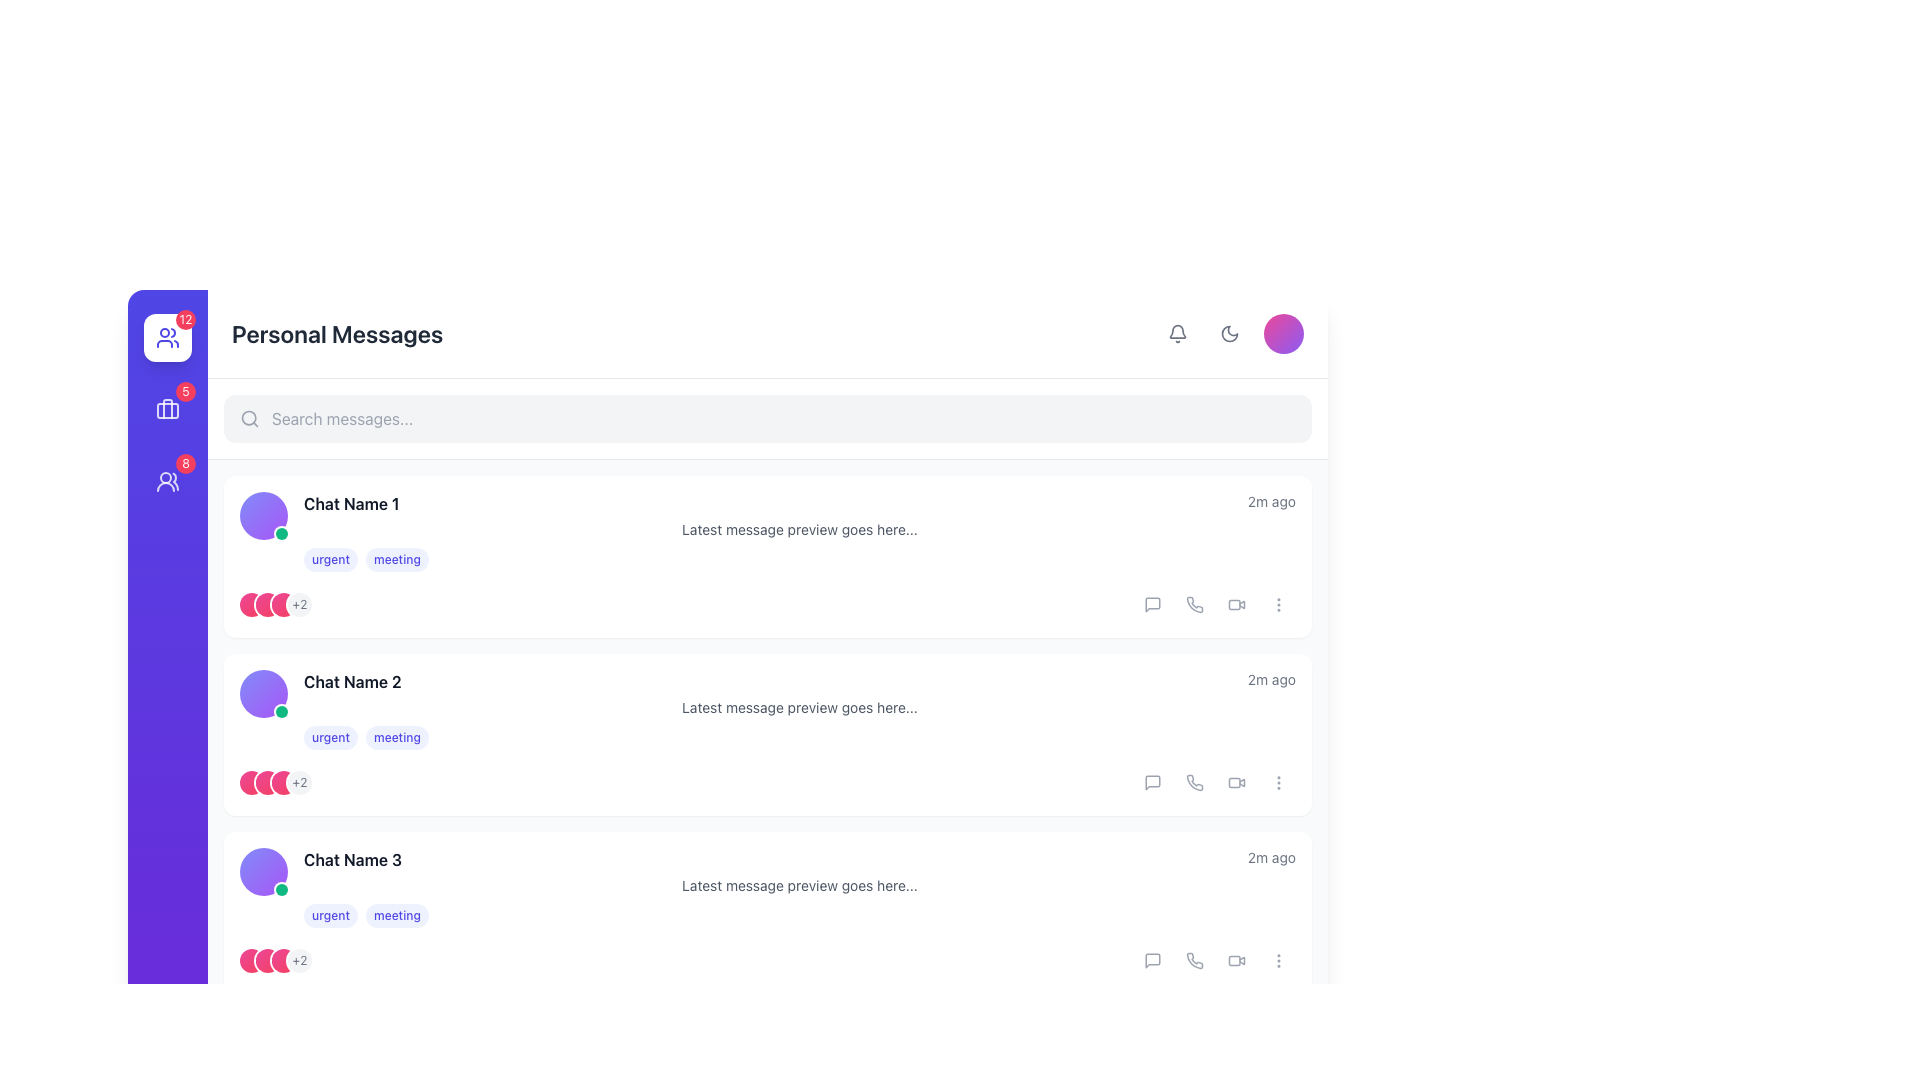 The width and height of the screenshot is (1920, 1080). What do you see at coordinates (168, 482) in the screenshot?
I see `the circular user group icon button with a notification badge showing '8' in the vertical navigation sidebar` at bounding box center [168, 482].